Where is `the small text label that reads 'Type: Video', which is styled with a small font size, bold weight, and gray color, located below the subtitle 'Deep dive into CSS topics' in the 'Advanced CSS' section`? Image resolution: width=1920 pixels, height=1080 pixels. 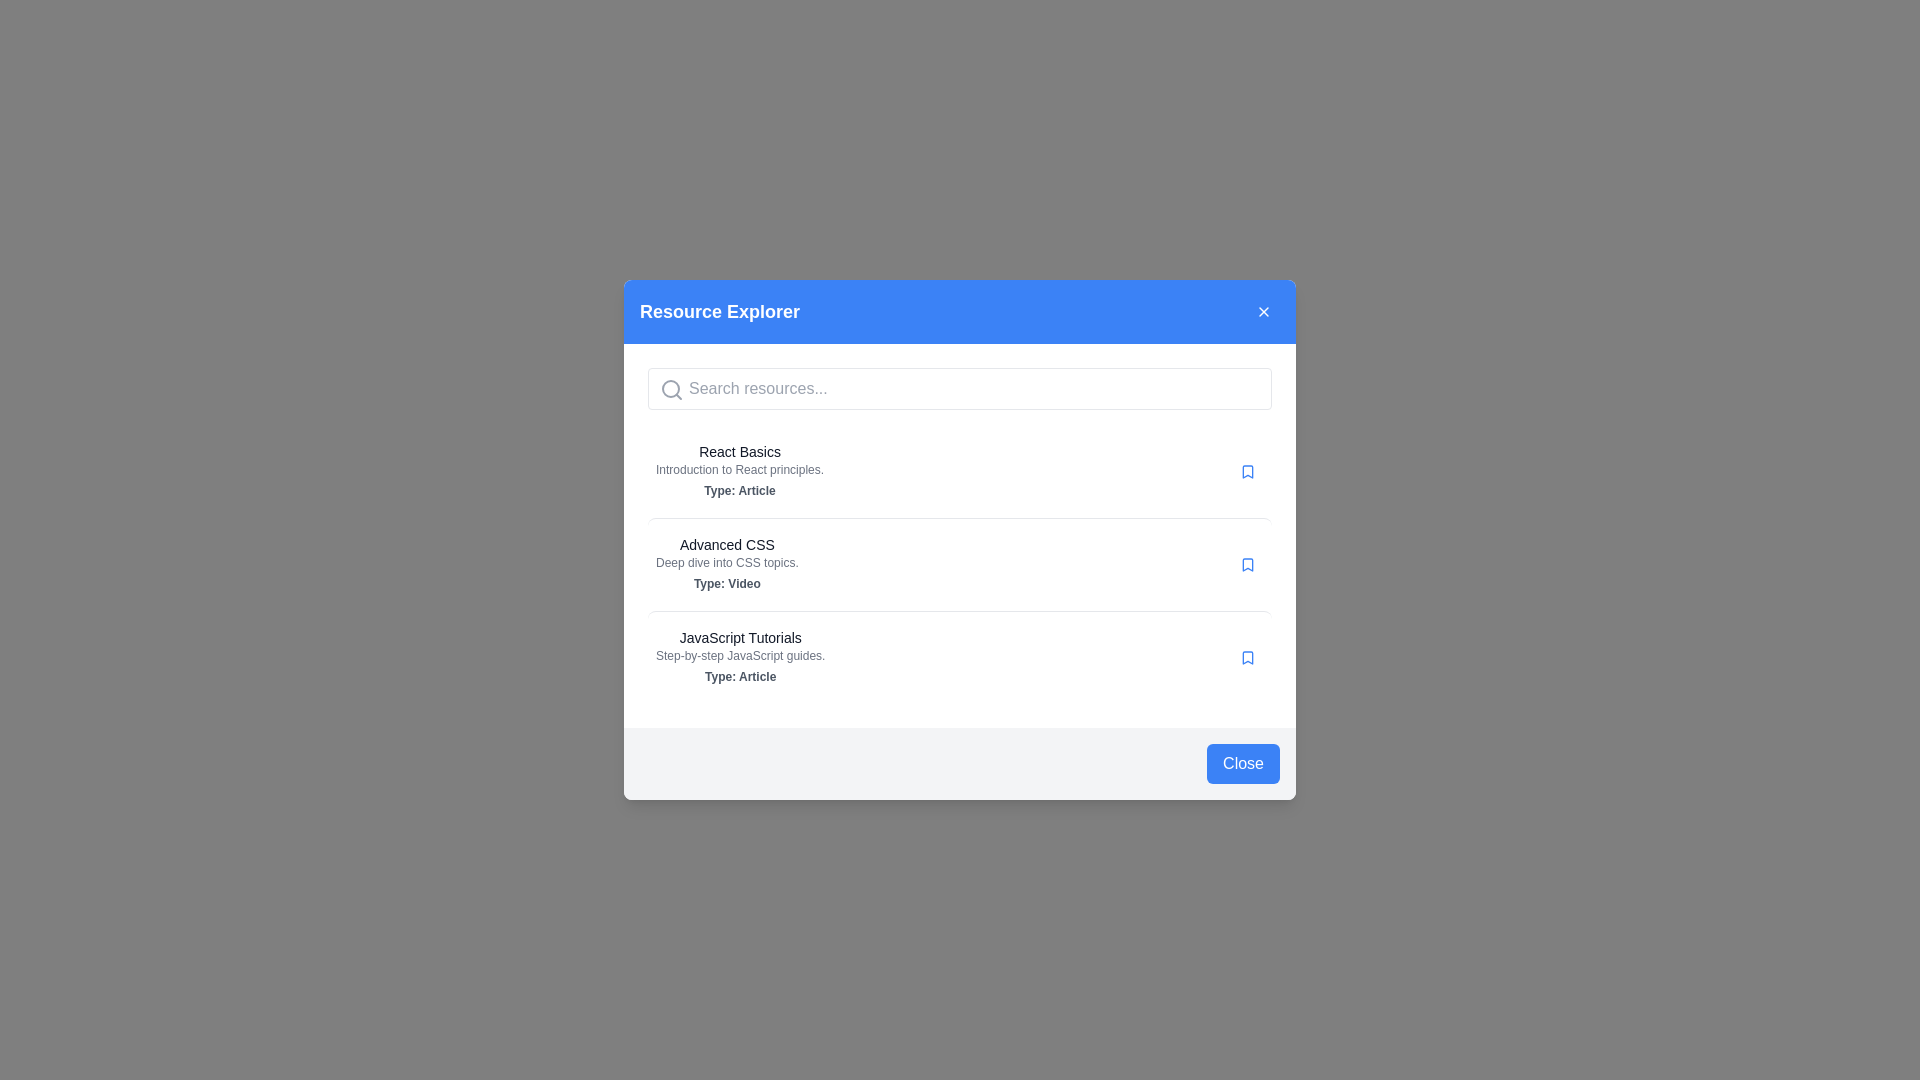
the small text label that reads 'Type: Video', which is styled with a small font size, bold weight, and gray color, located below the subtitle 'Deep dive into CSS topics' in the 'Advanced CSS' section is located at coordinates (726, 583).